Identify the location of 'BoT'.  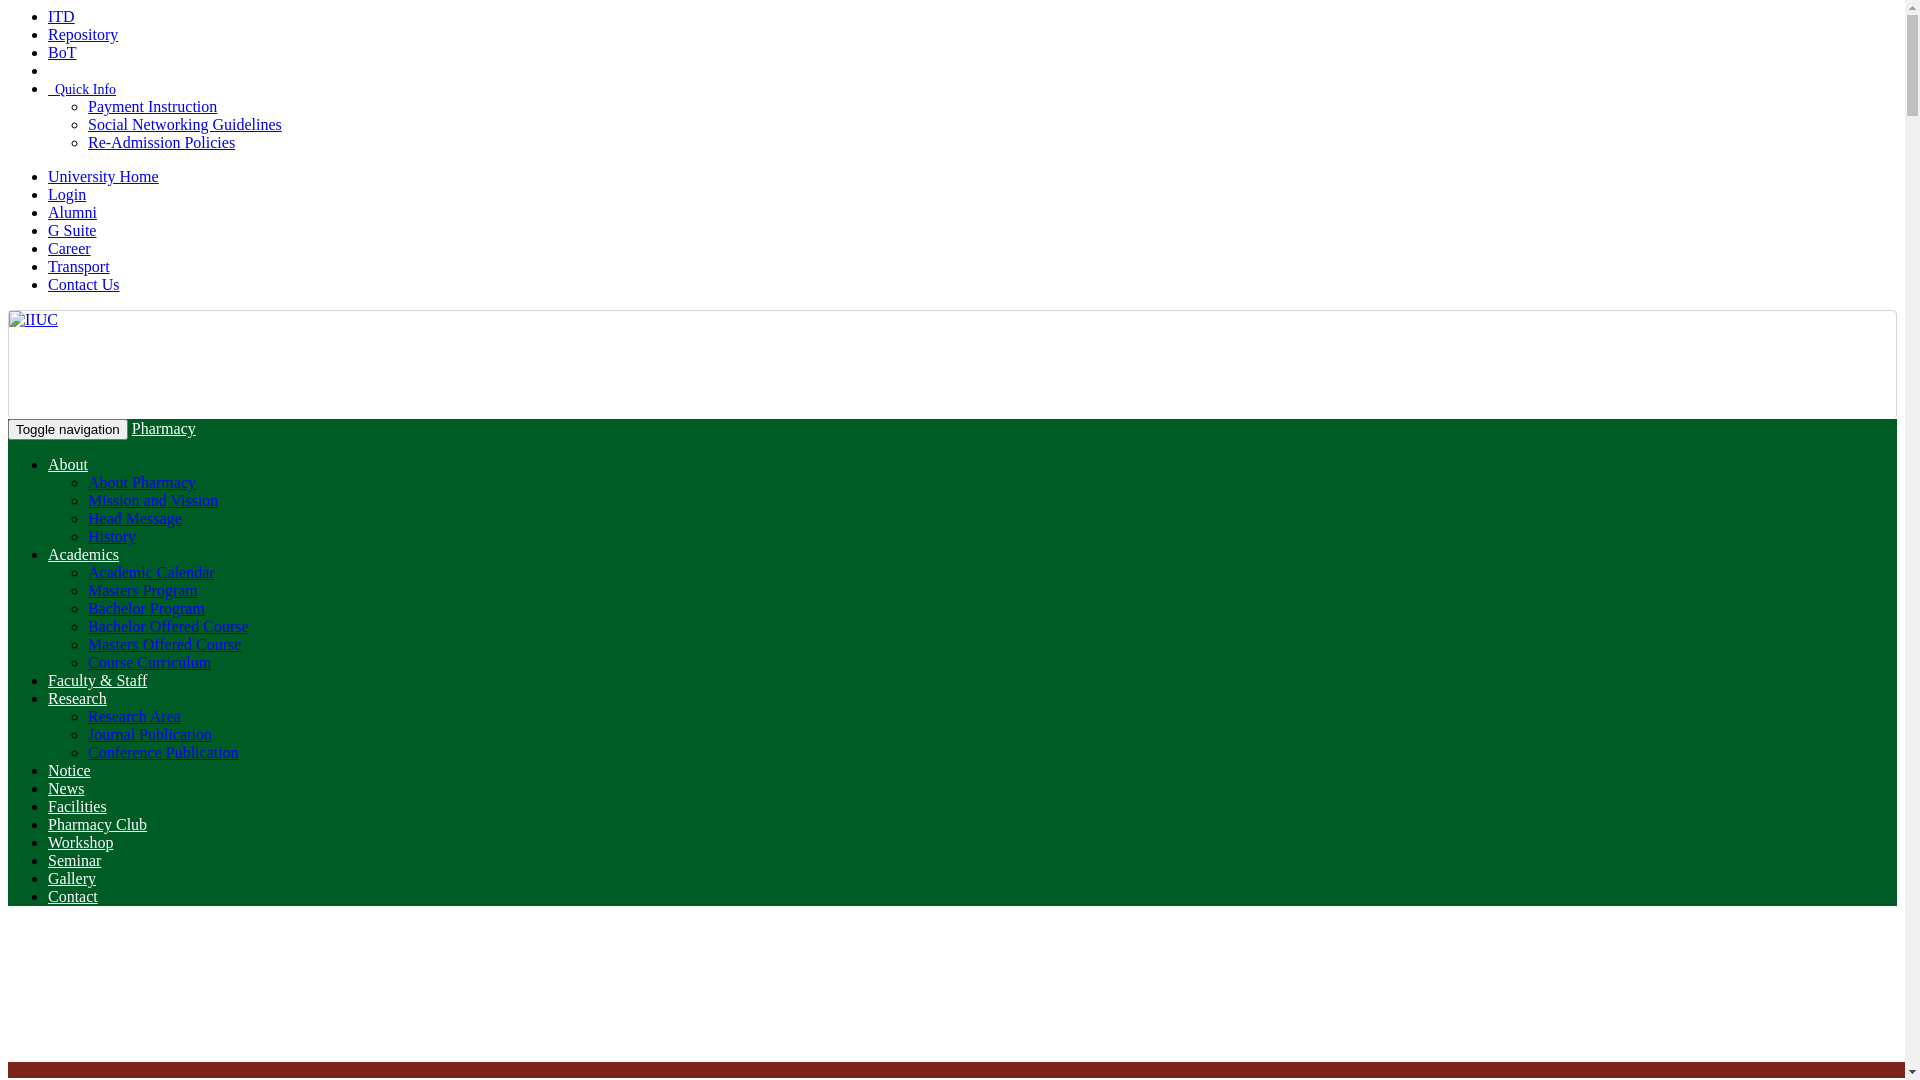
(62, 51).